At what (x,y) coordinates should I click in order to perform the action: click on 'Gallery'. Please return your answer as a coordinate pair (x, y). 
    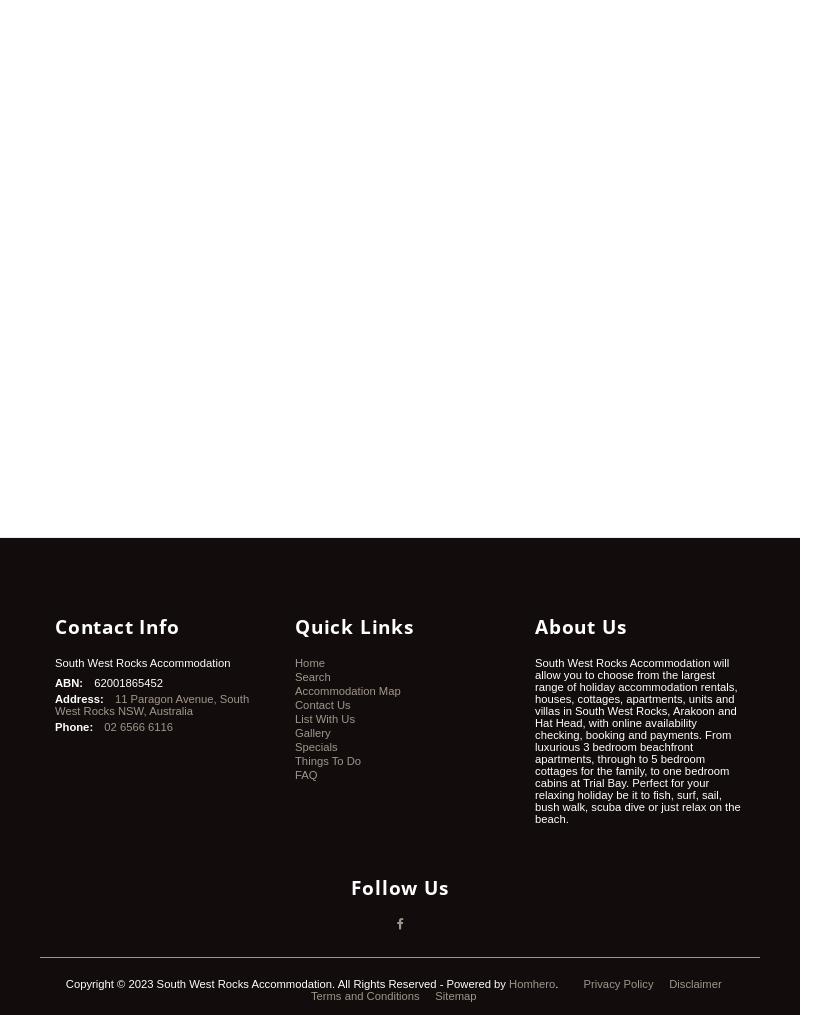
    Looking at the image, I should click on (311, 732).